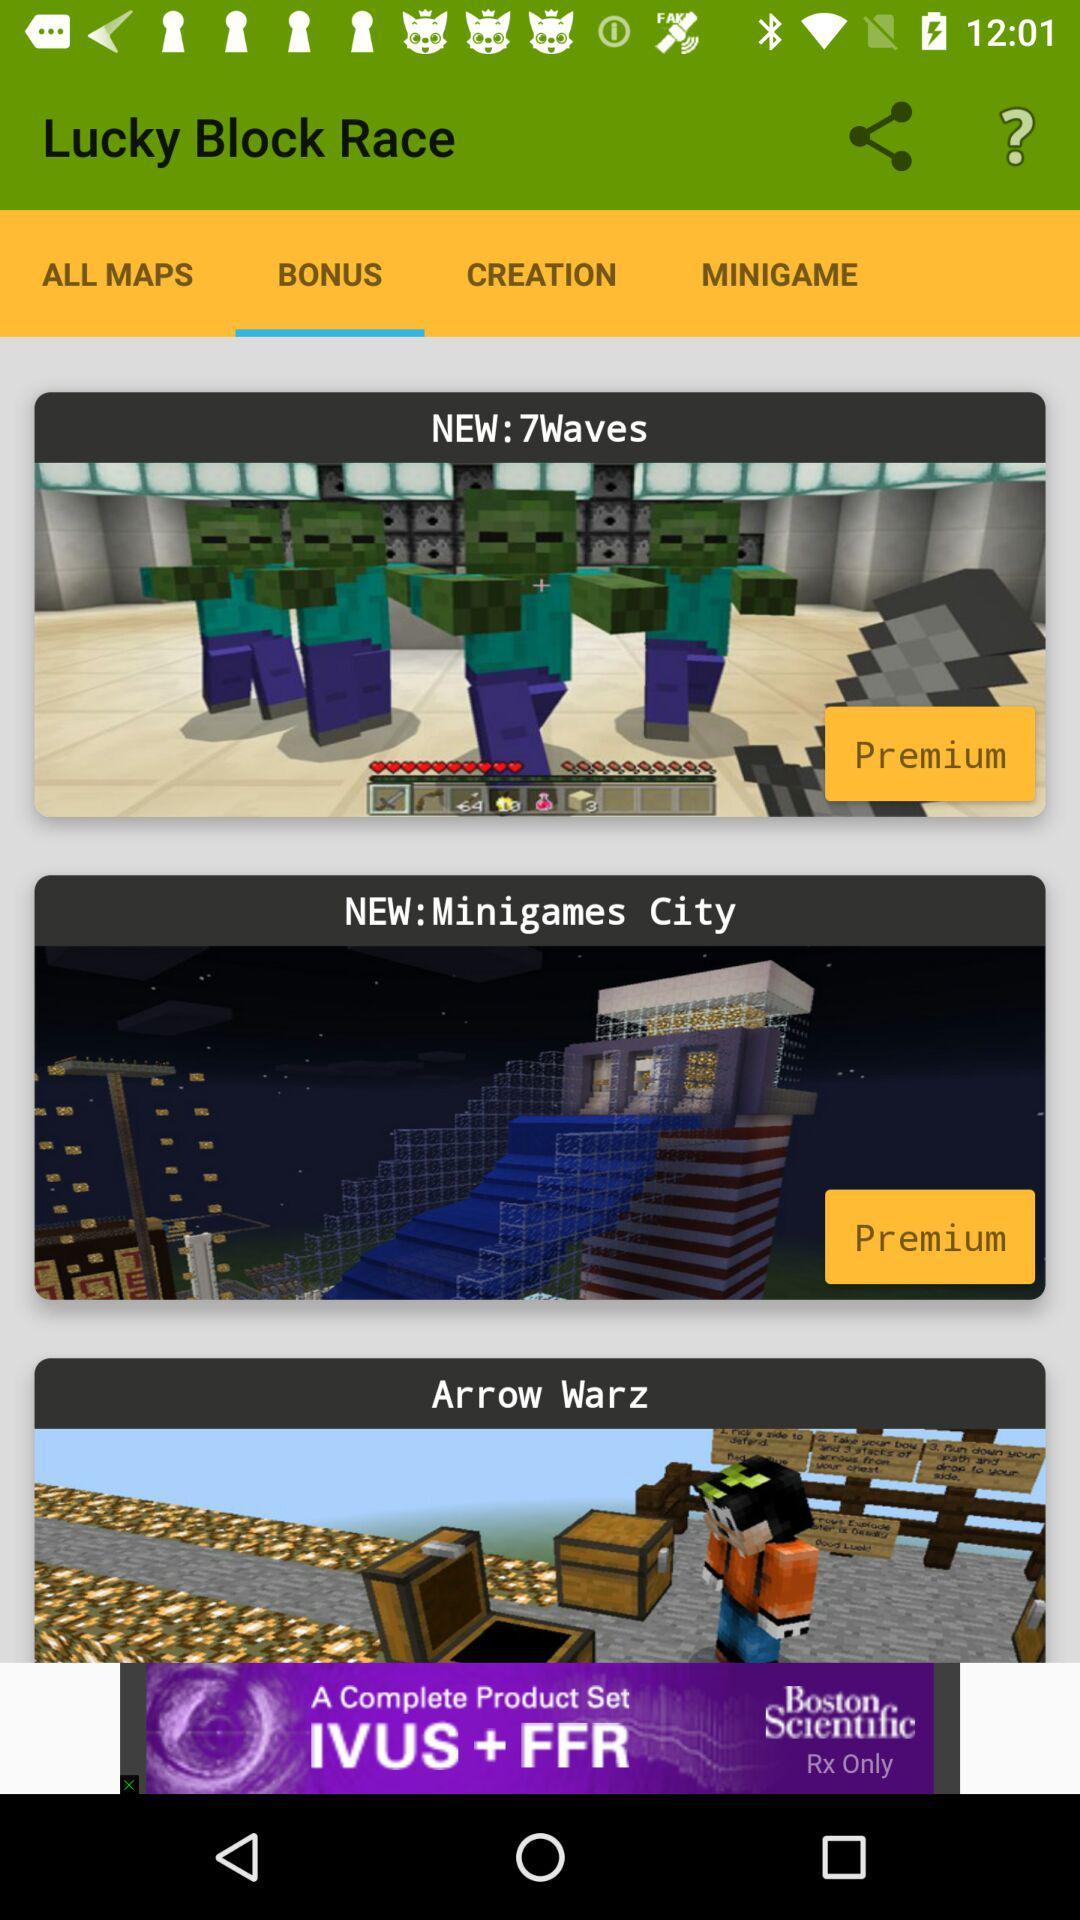 The height and width of the screenshot is (1920, 1080). Describe the element at coordinates (329, 272) in the screenshot. I see `the icon above the new:7waves item` at that location.